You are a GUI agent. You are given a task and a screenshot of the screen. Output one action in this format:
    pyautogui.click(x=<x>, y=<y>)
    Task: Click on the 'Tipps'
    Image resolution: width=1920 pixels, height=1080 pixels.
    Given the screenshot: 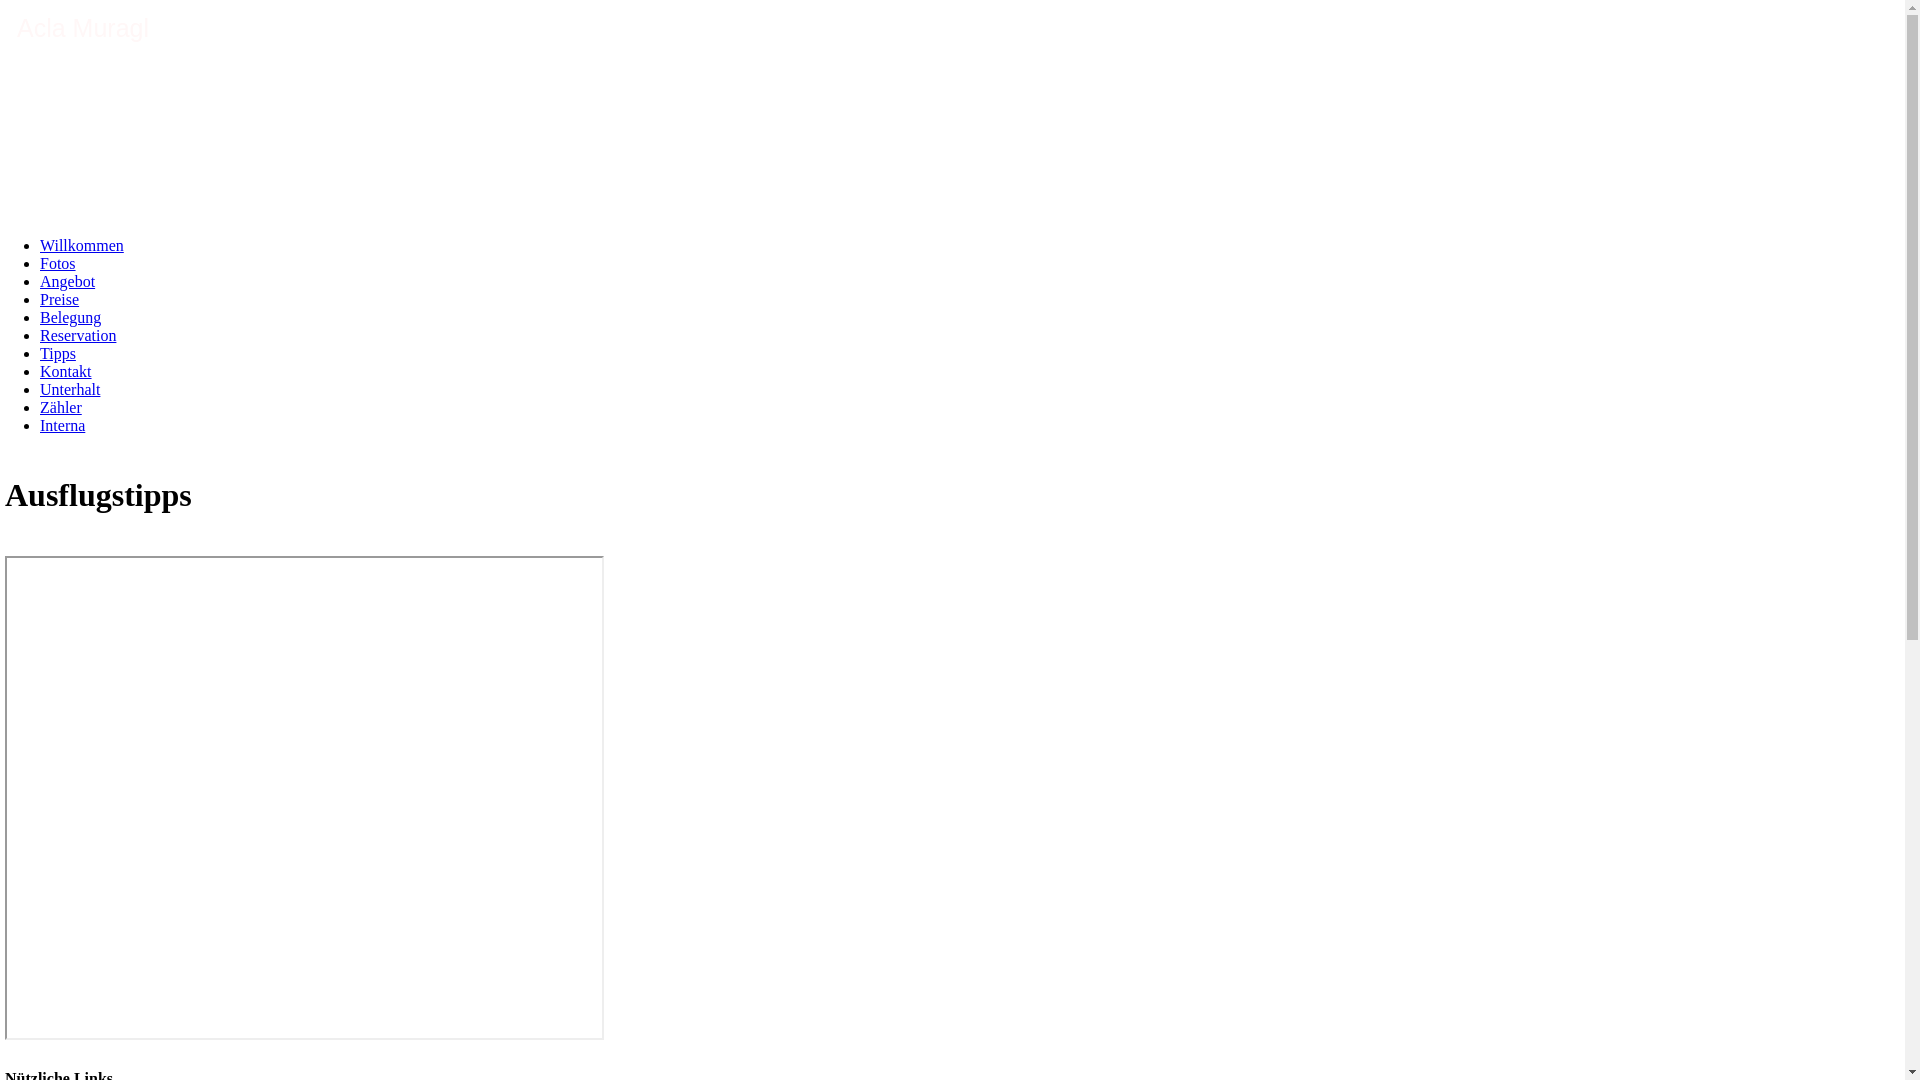 What is the action you would take?
    pyautogui.click(x=57, y=352)
    